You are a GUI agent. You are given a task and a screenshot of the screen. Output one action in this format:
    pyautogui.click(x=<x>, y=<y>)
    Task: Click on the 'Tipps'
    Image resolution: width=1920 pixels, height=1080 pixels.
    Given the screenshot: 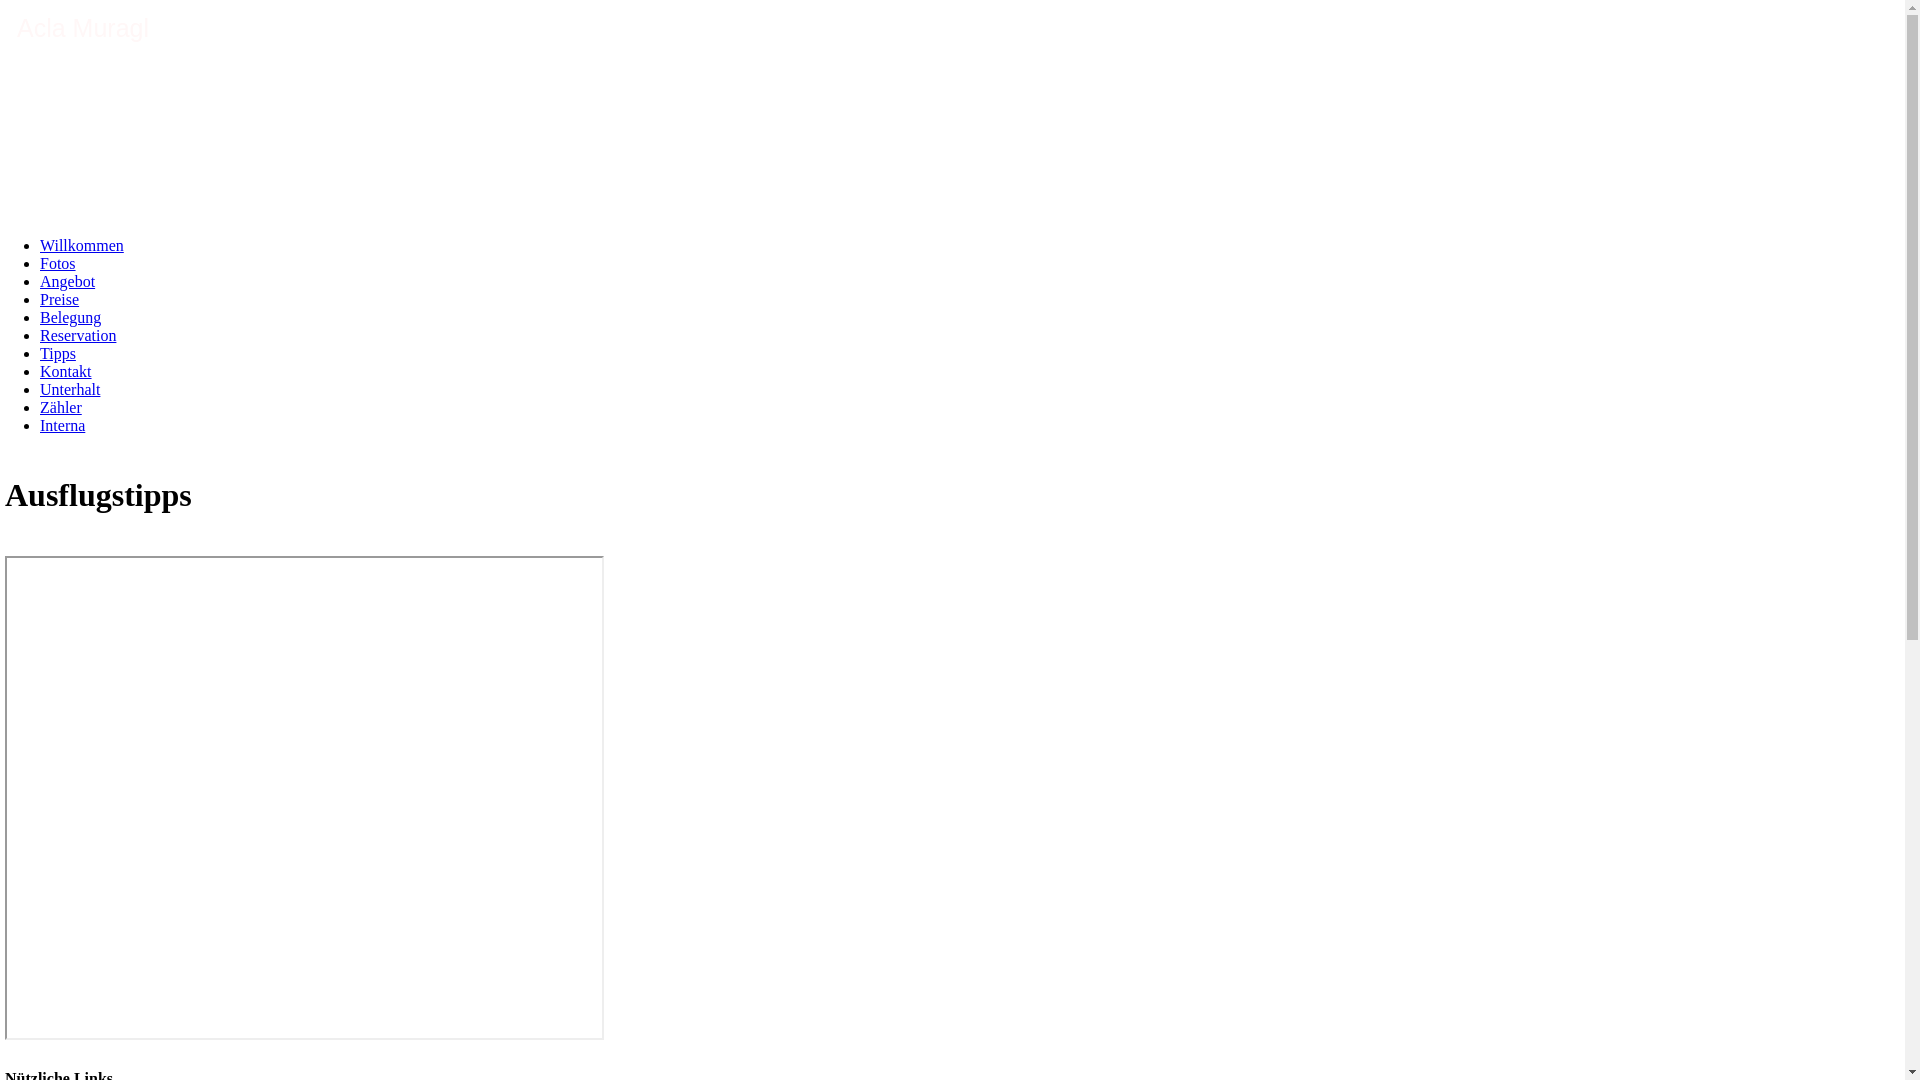 What is the action you would take?
    pyautogui.click(x=57, y=352)
    